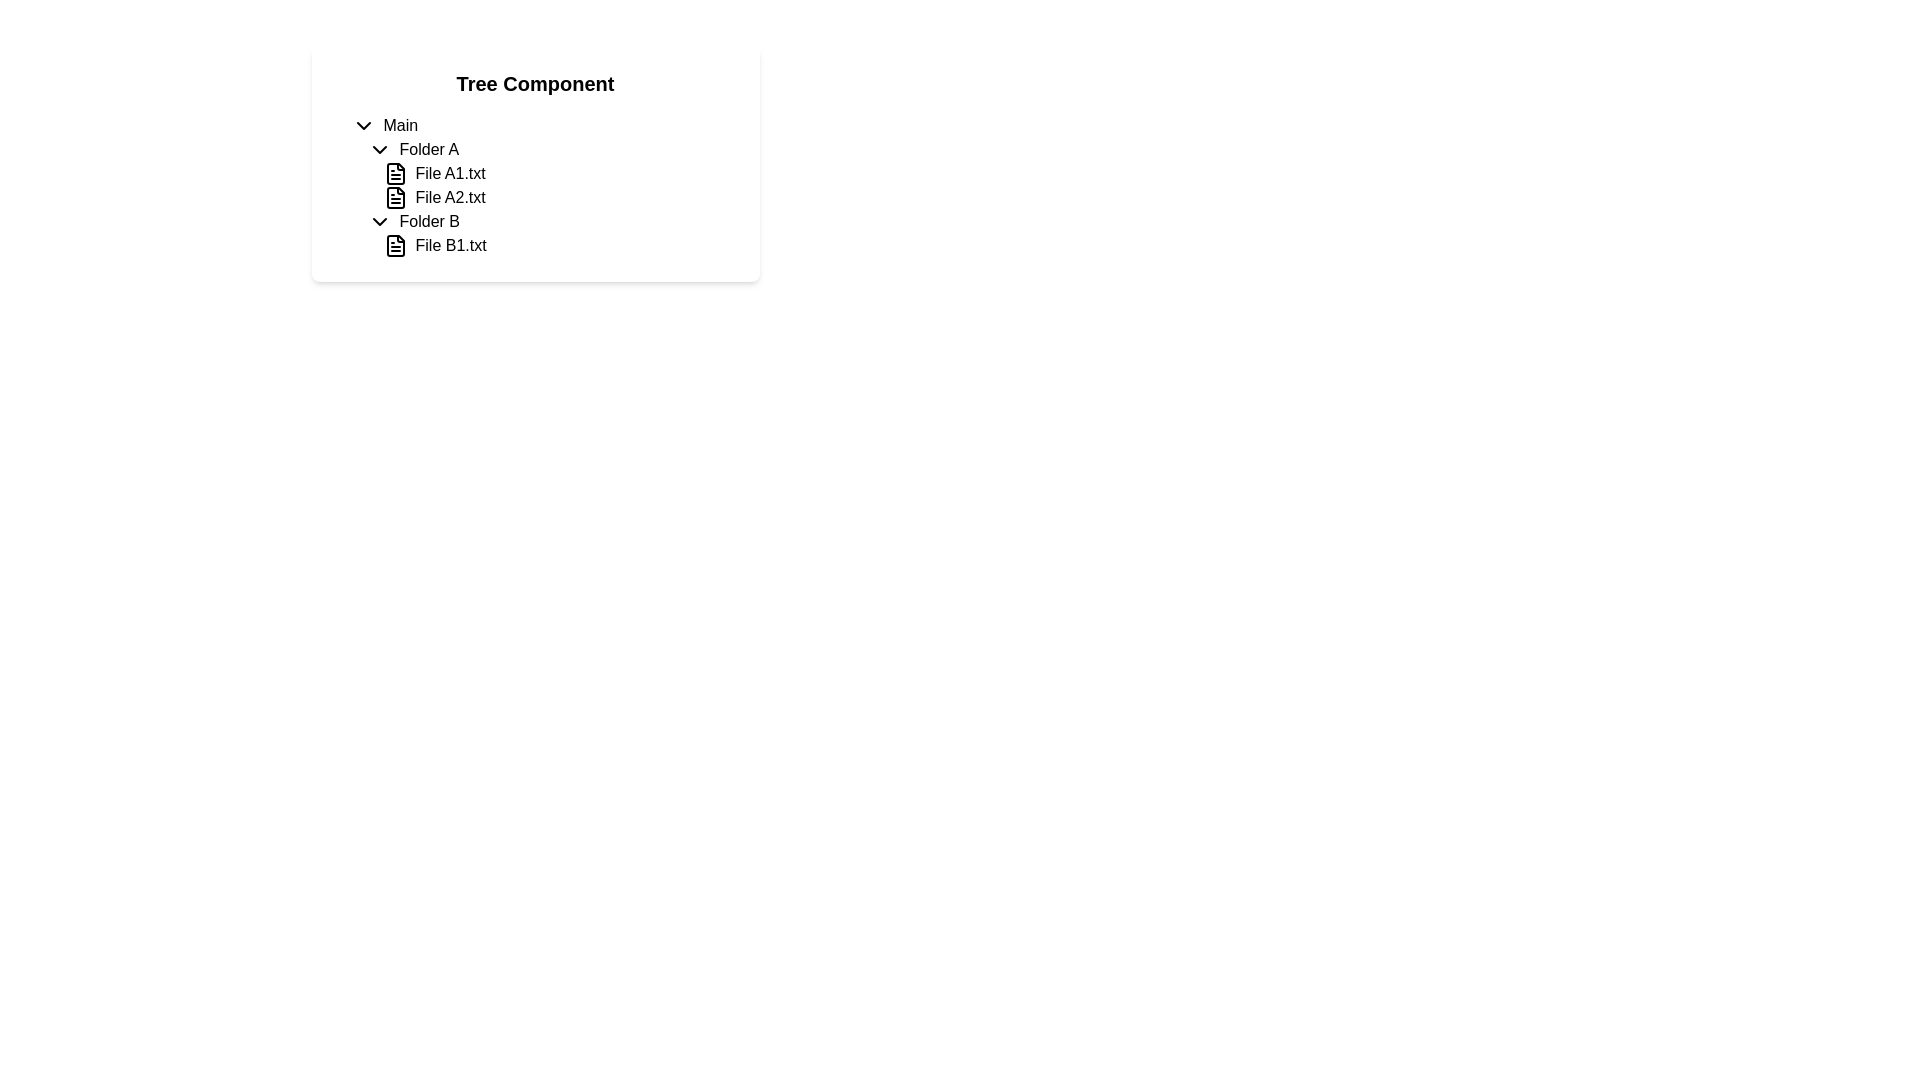  What do you see at coordinates (543, 126) in the screenshot?
I see `the 'Main' Collapsible Tree Node` at bounding box center [543, 126].